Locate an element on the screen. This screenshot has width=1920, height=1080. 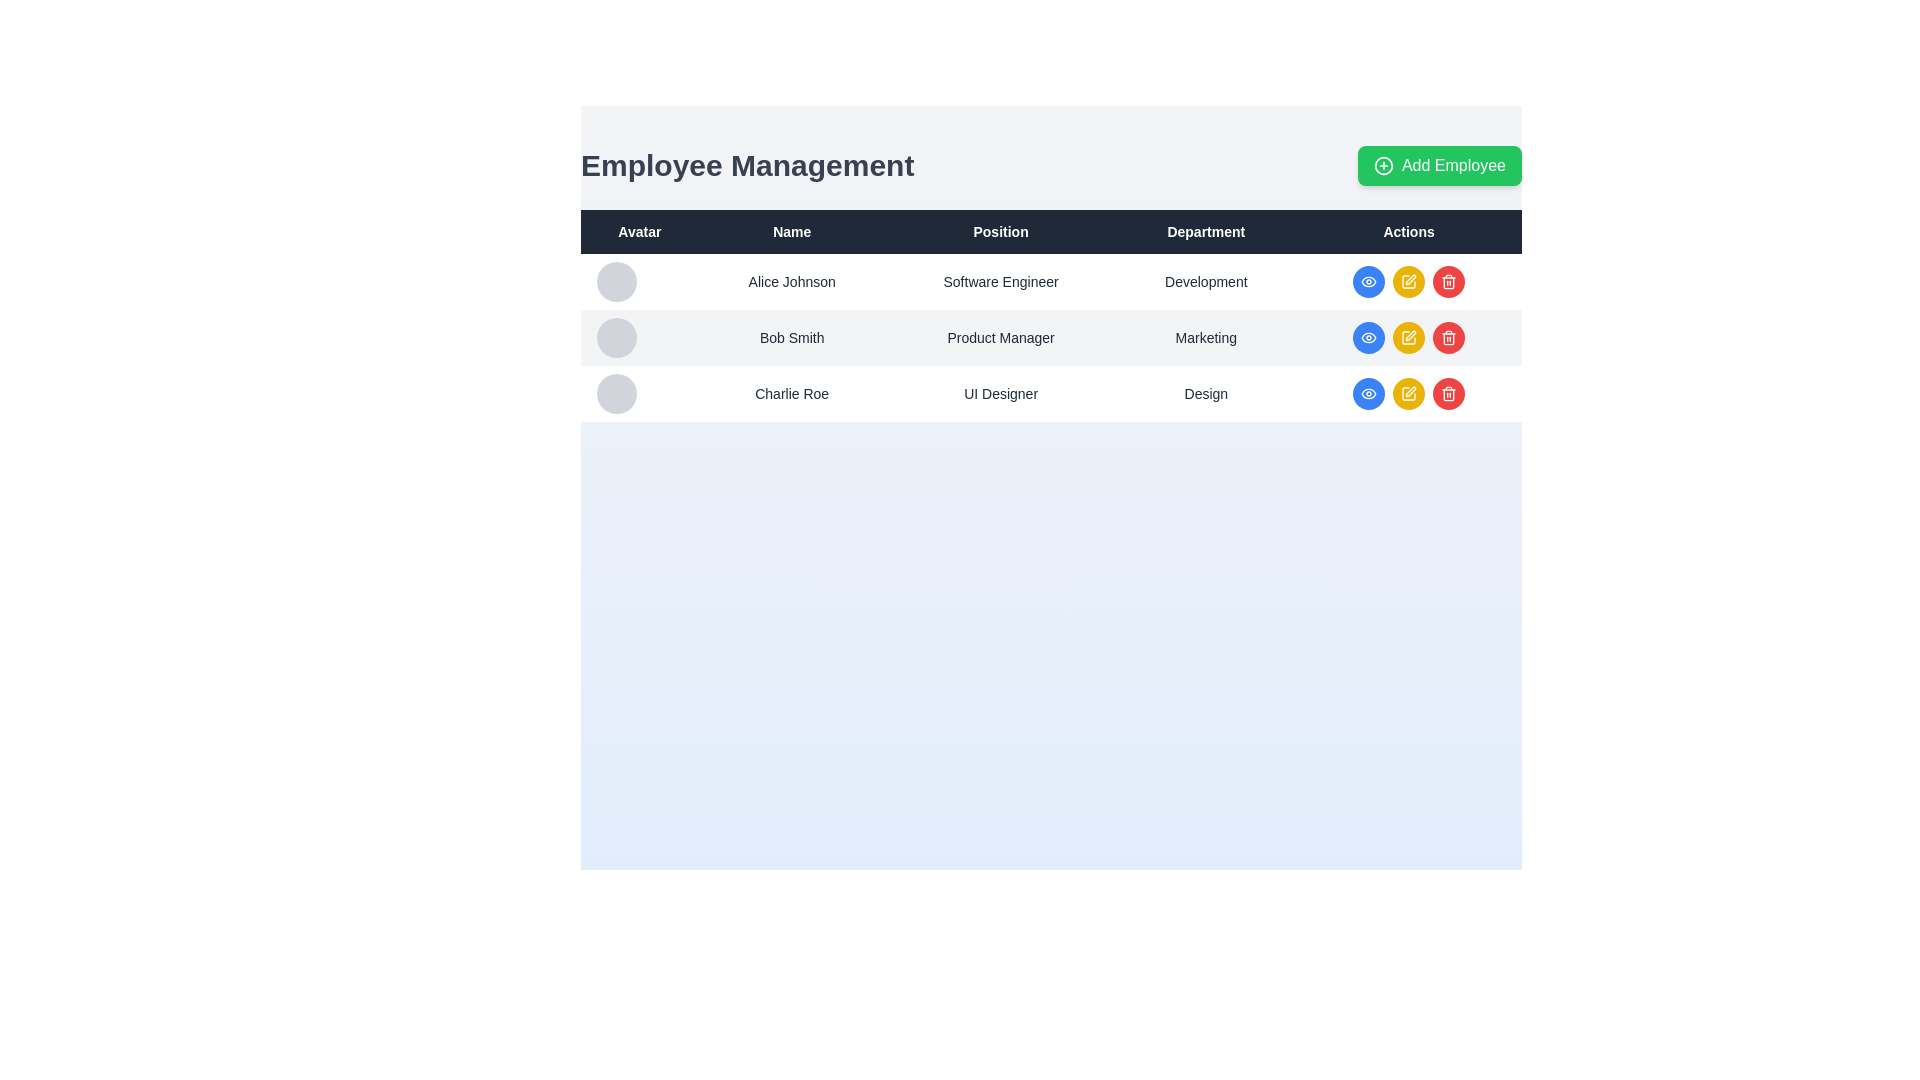
the text label displaying 'Charlie Roe', which is centrally aligned in the third row of the table under the 'Name' column is located at coordinates (791, 393).